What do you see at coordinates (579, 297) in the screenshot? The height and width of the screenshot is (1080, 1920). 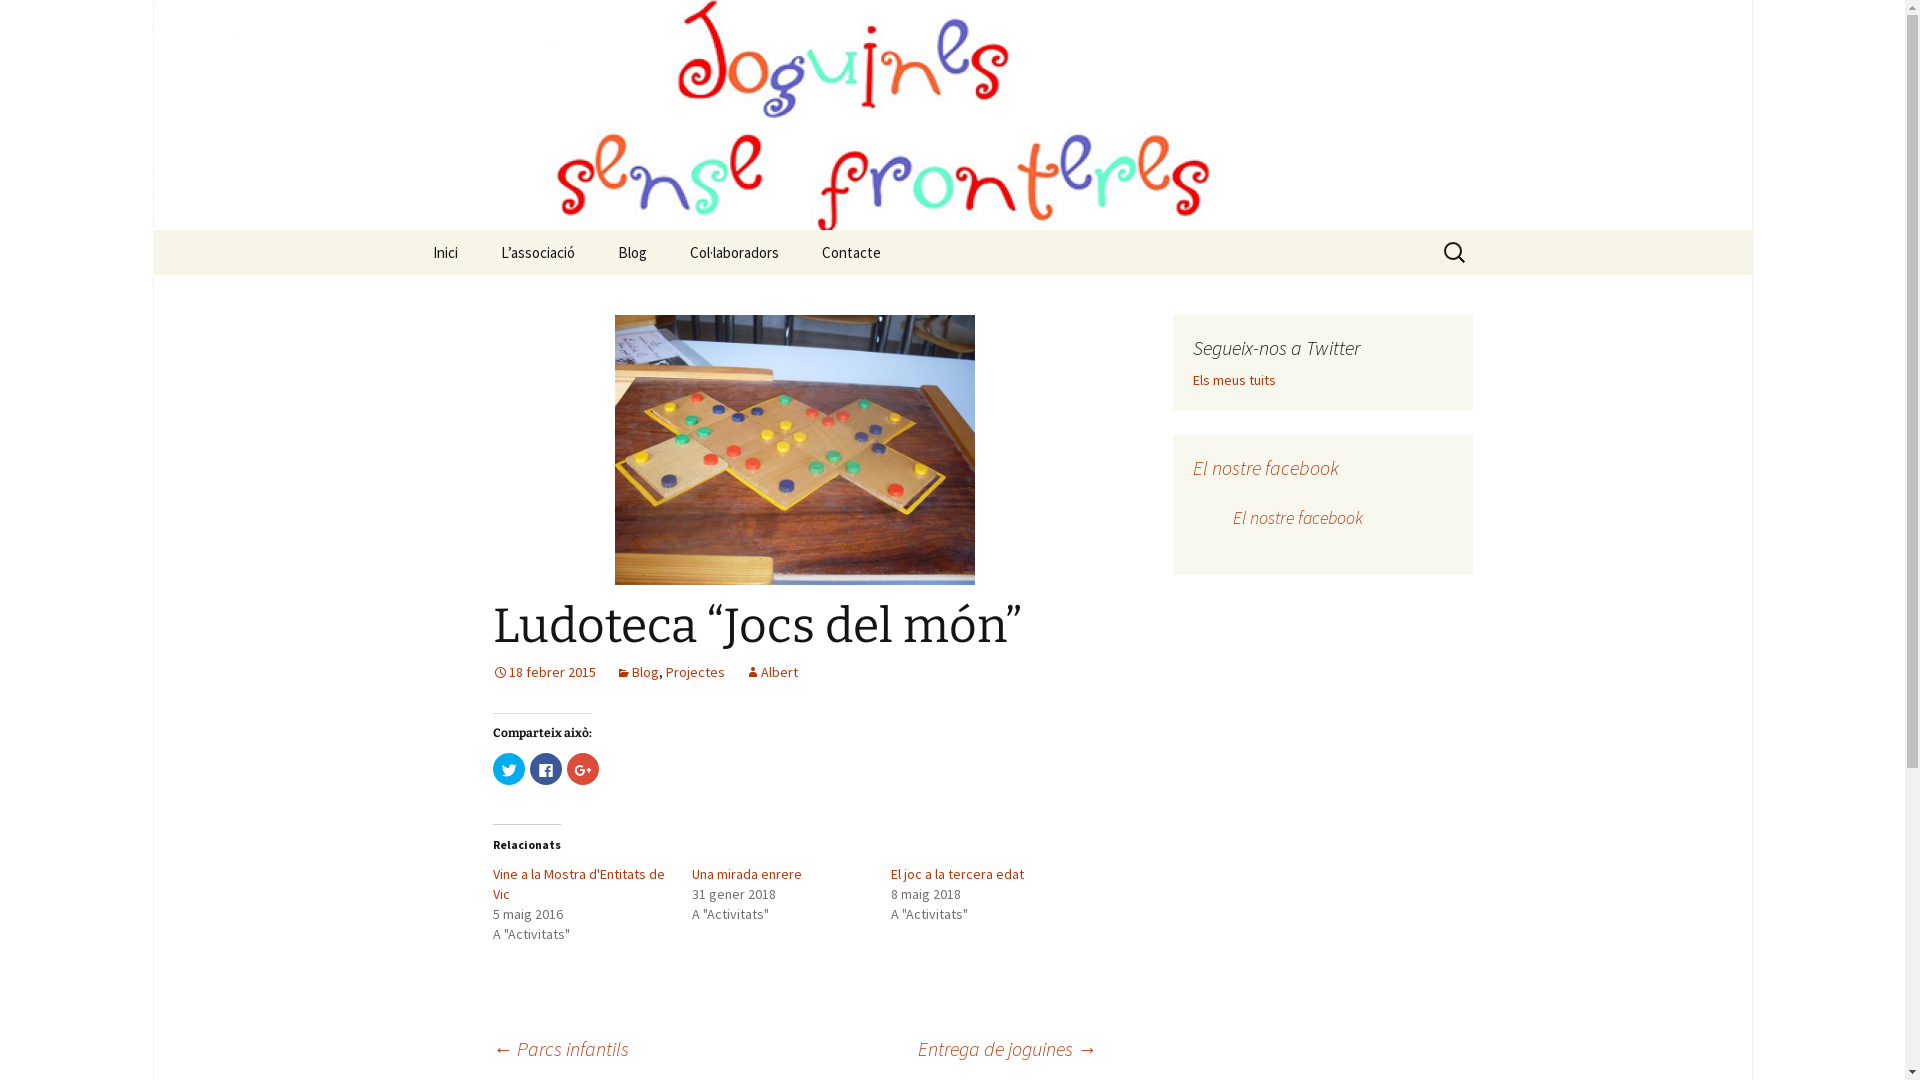 I see `'Objectius de JSF'` at bounding box center [579, 297].